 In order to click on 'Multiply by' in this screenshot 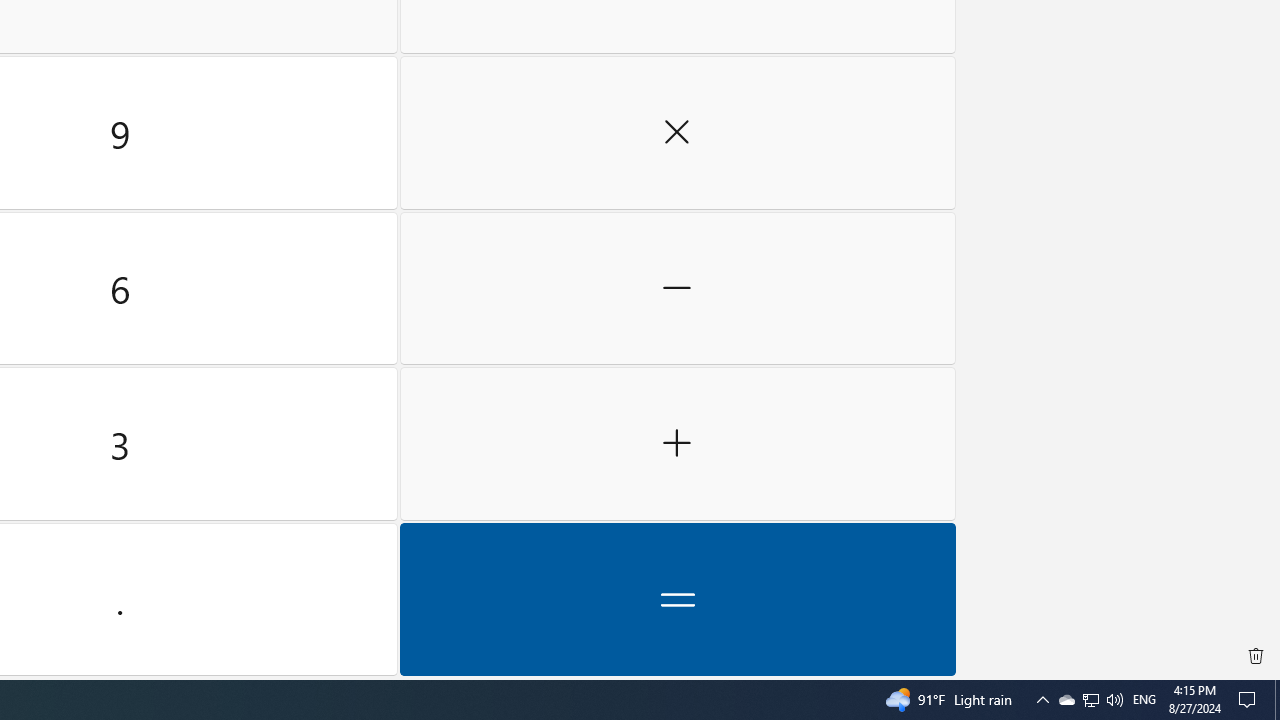, I will do `click(677, 133)`.